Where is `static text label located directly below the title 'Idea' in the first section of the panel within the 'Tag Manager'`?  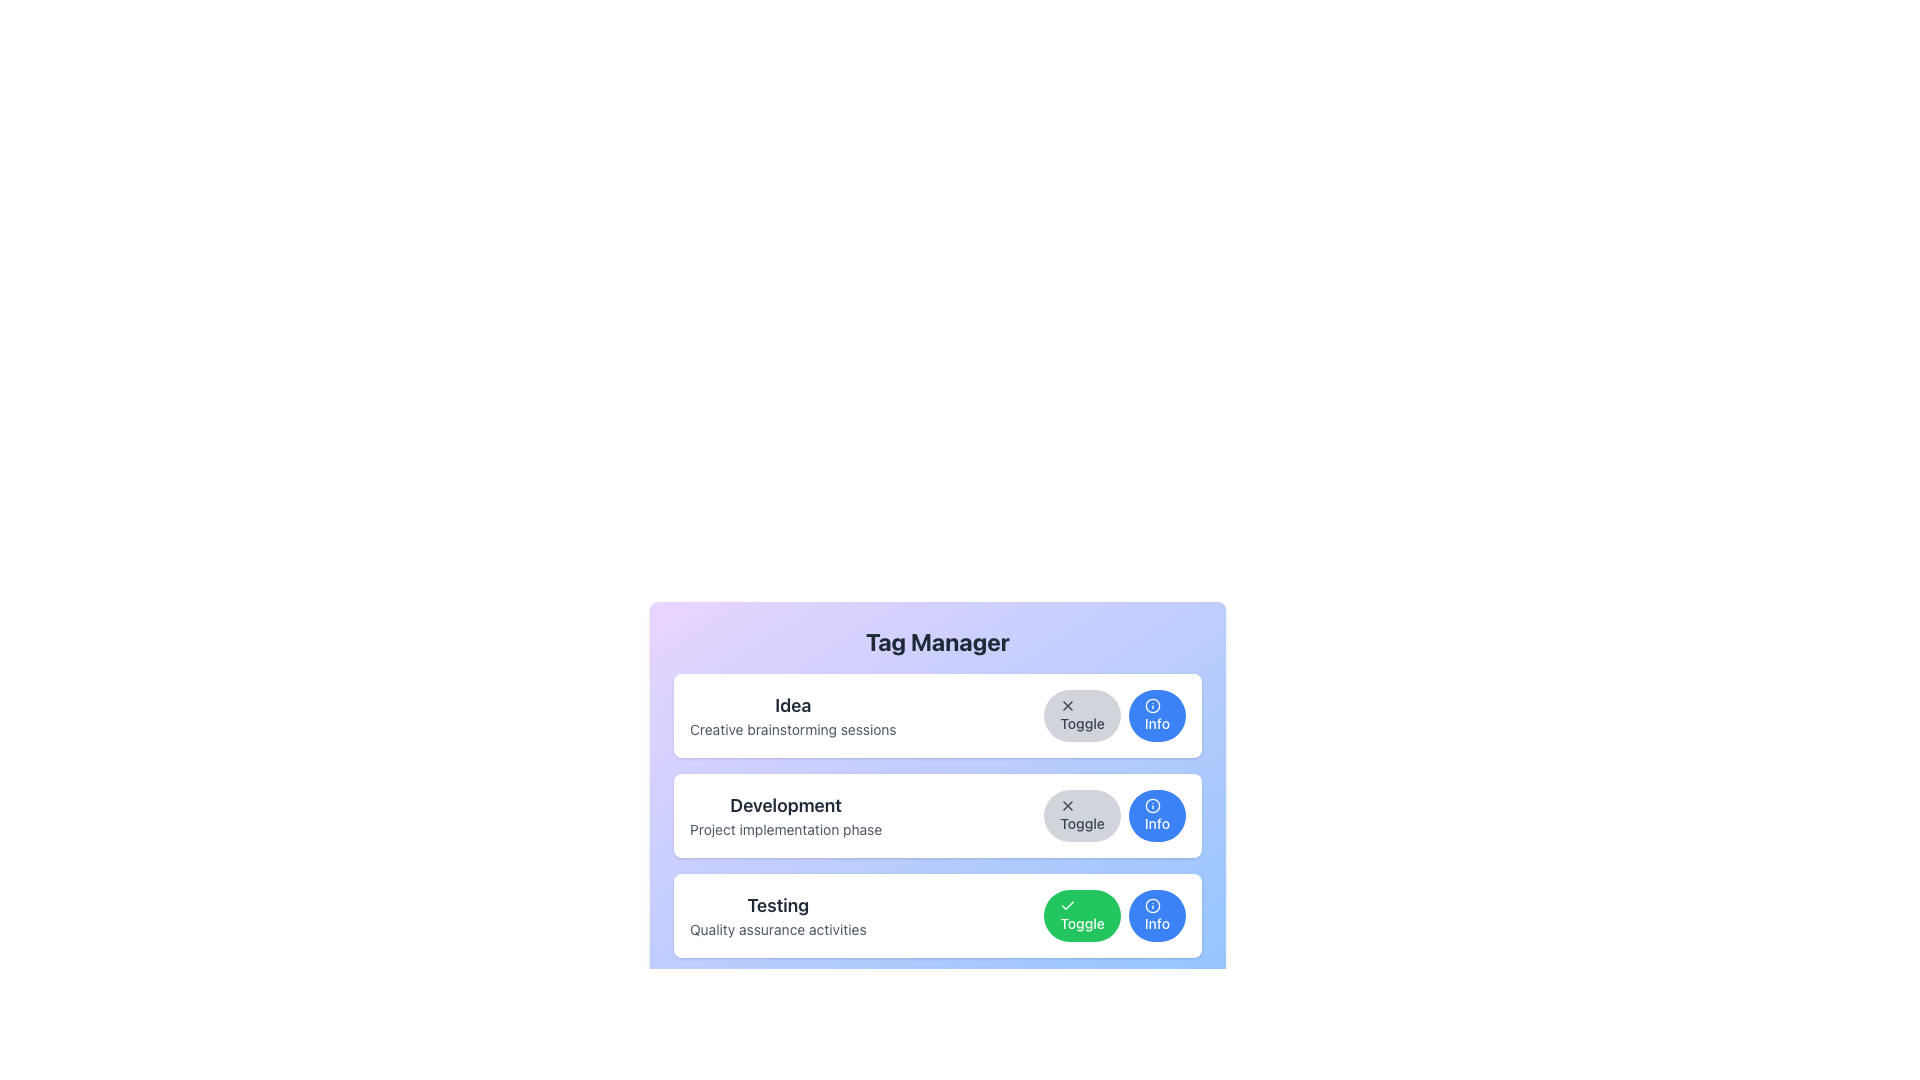 static text label located directly below the title 'Idea' in the first section of the panel within the 'Tag Manager' is located at coordinates (792, 729).